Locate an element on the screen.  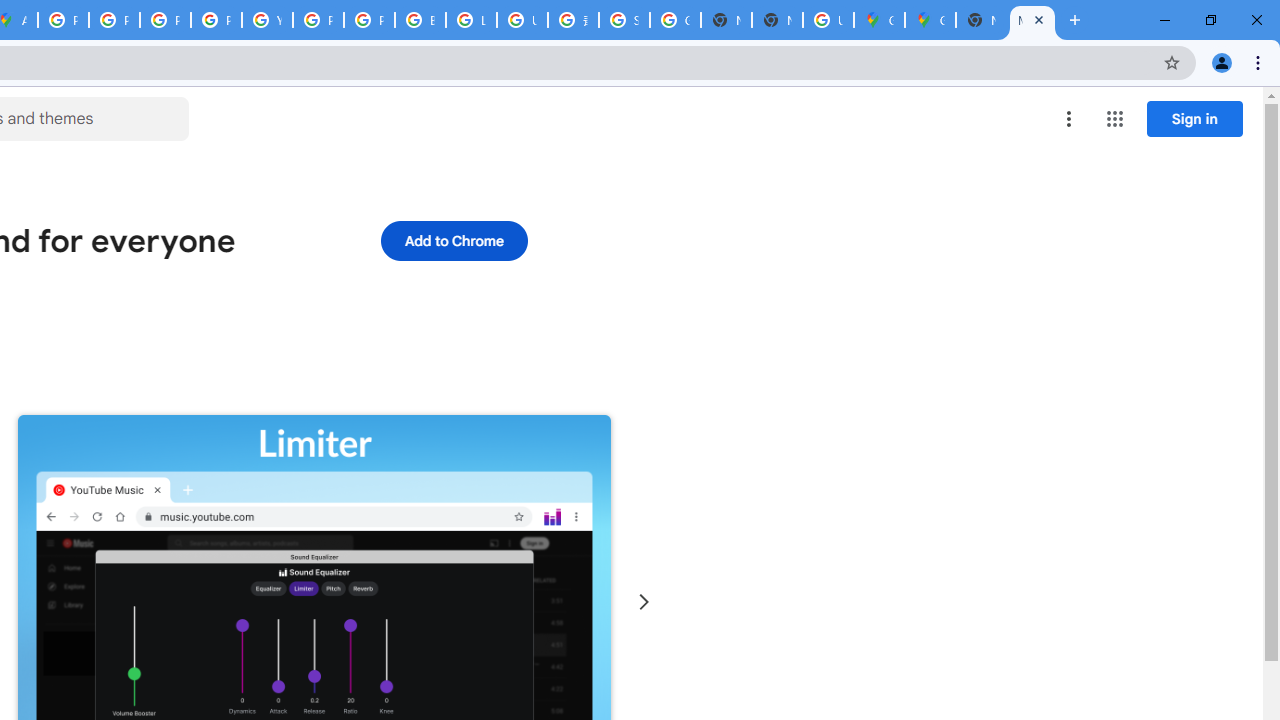
'More options menu' is located at coordinates (1068, 119).